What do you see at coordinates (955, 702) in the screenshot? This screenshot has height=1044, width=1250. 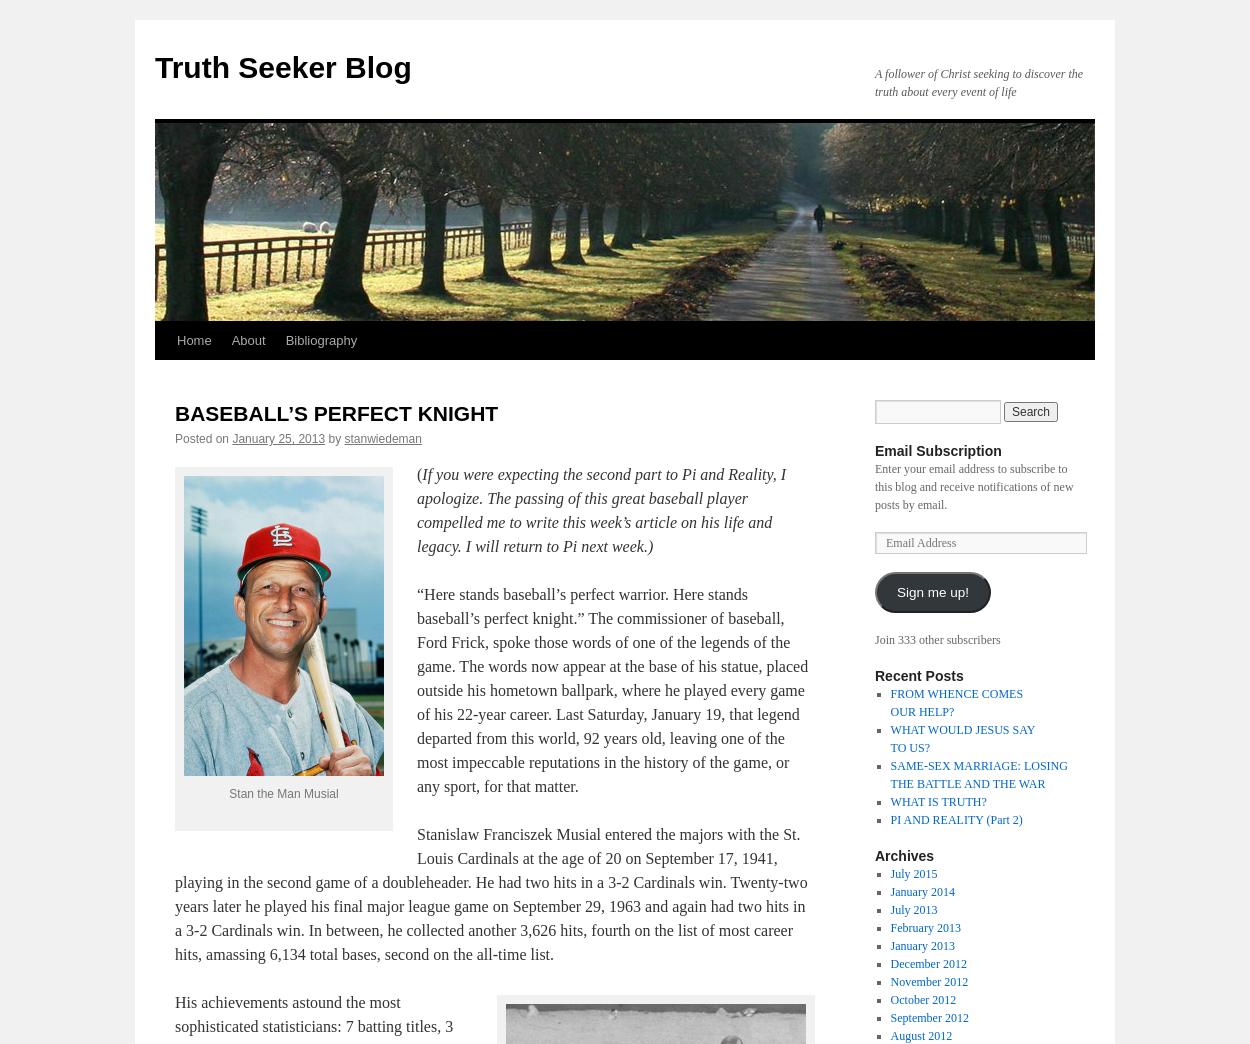 I see `'FROM WHENCE COMES OUR HELP?'` at bounding box center [955, 702].